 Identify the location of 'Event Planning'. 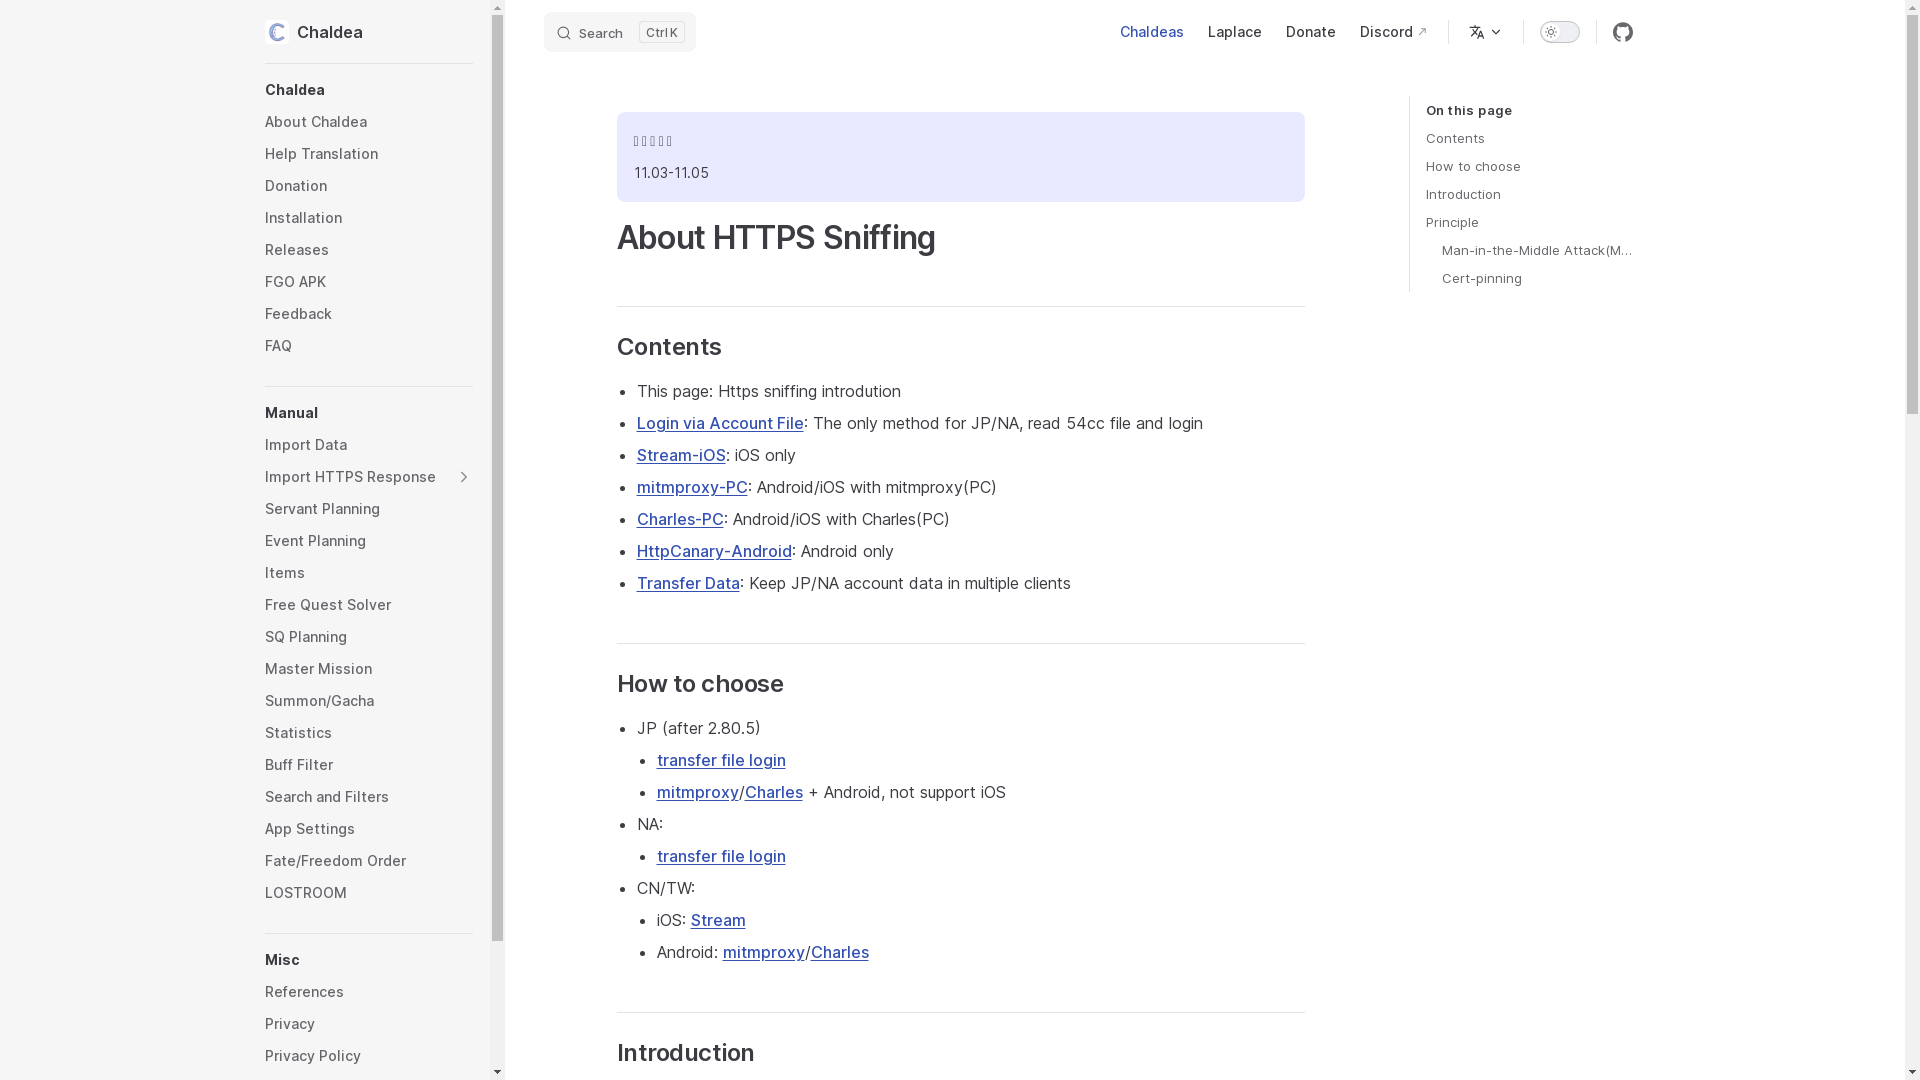
(368, 540).